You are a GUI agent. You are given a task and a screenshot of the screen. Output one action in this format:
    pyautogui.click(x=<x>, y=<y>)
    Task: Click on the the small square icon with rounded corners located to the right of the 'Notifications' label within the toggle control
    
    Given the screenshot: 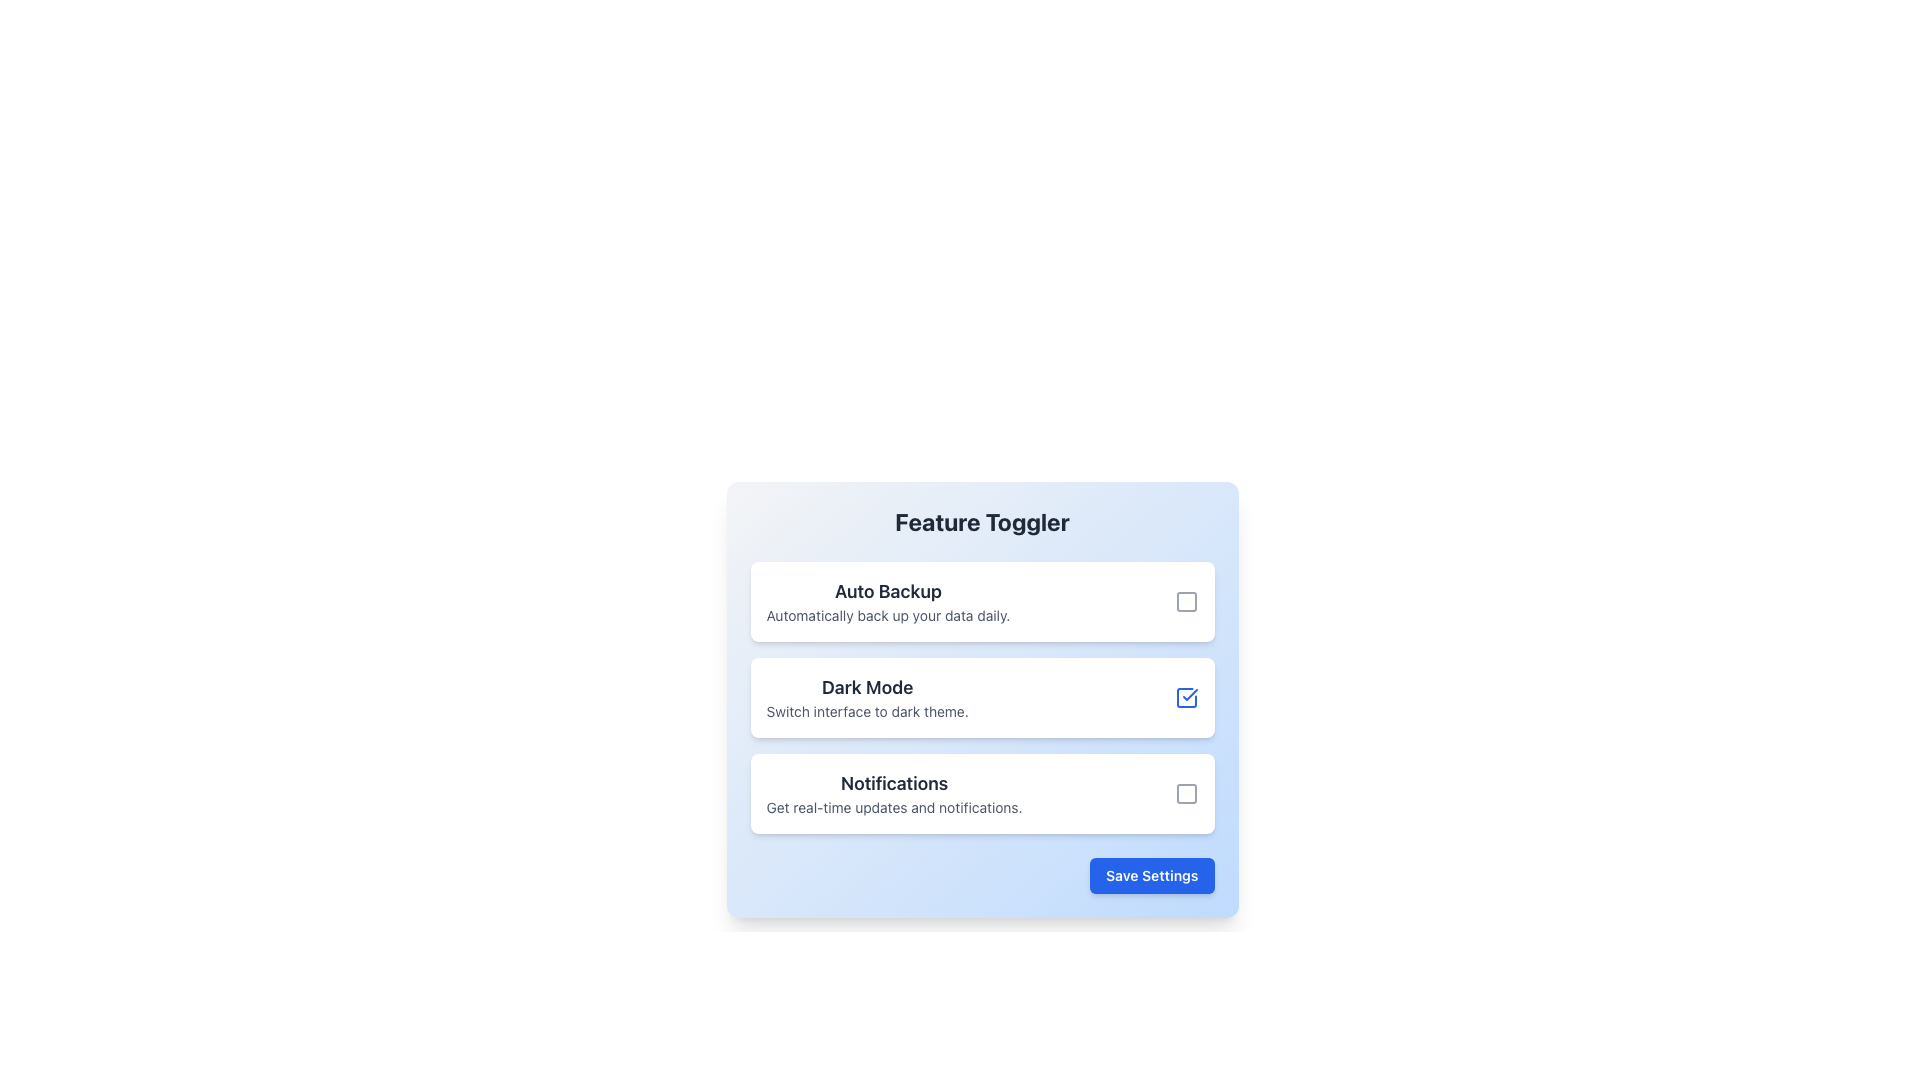 What is the action you would take?
    pyautogui.click(x=1186, y=793)
    